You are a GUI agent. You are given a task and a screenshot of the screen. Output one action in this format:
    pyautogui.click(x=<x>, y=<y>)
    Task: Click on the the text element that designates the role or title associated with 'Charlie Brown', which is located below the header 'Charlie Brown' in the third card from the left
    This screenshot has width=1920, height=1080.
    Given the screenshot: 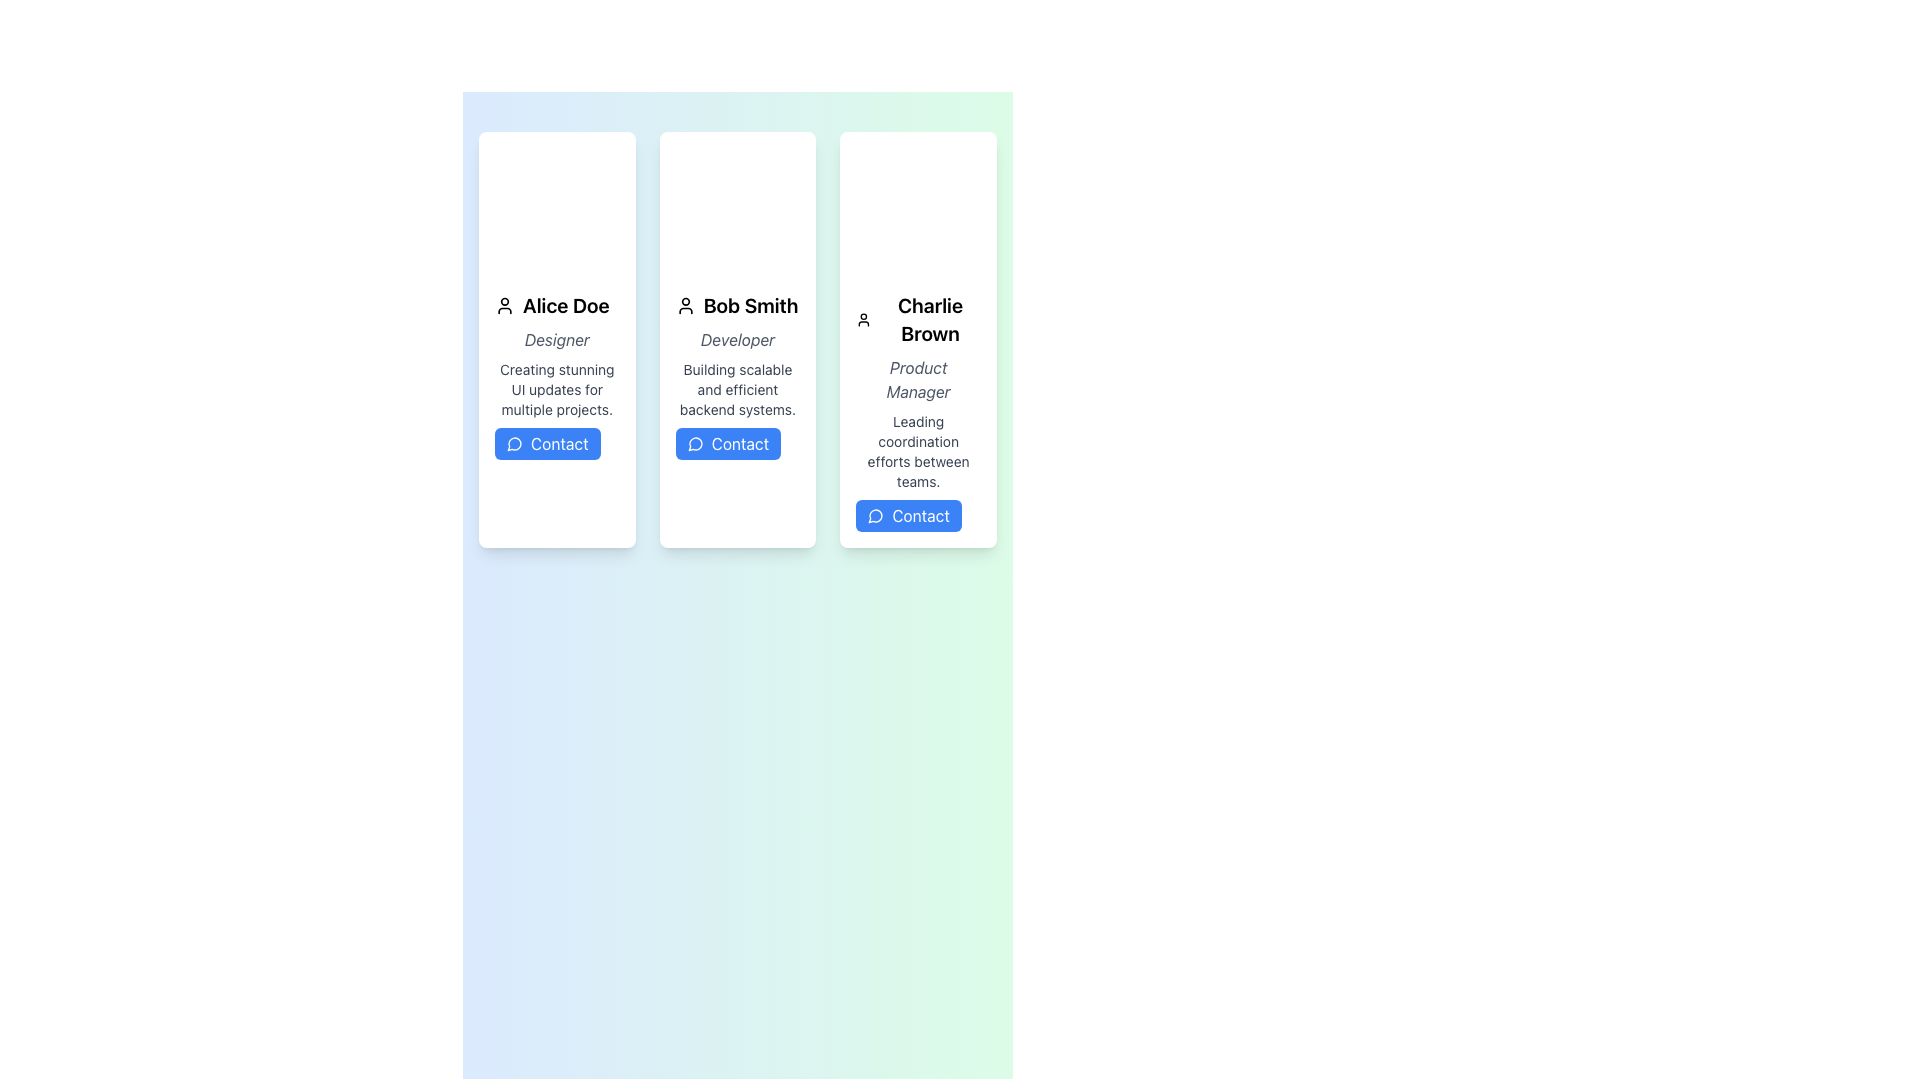 What is the action you would take?
    pyautogui.click(x=917, y=380)
    